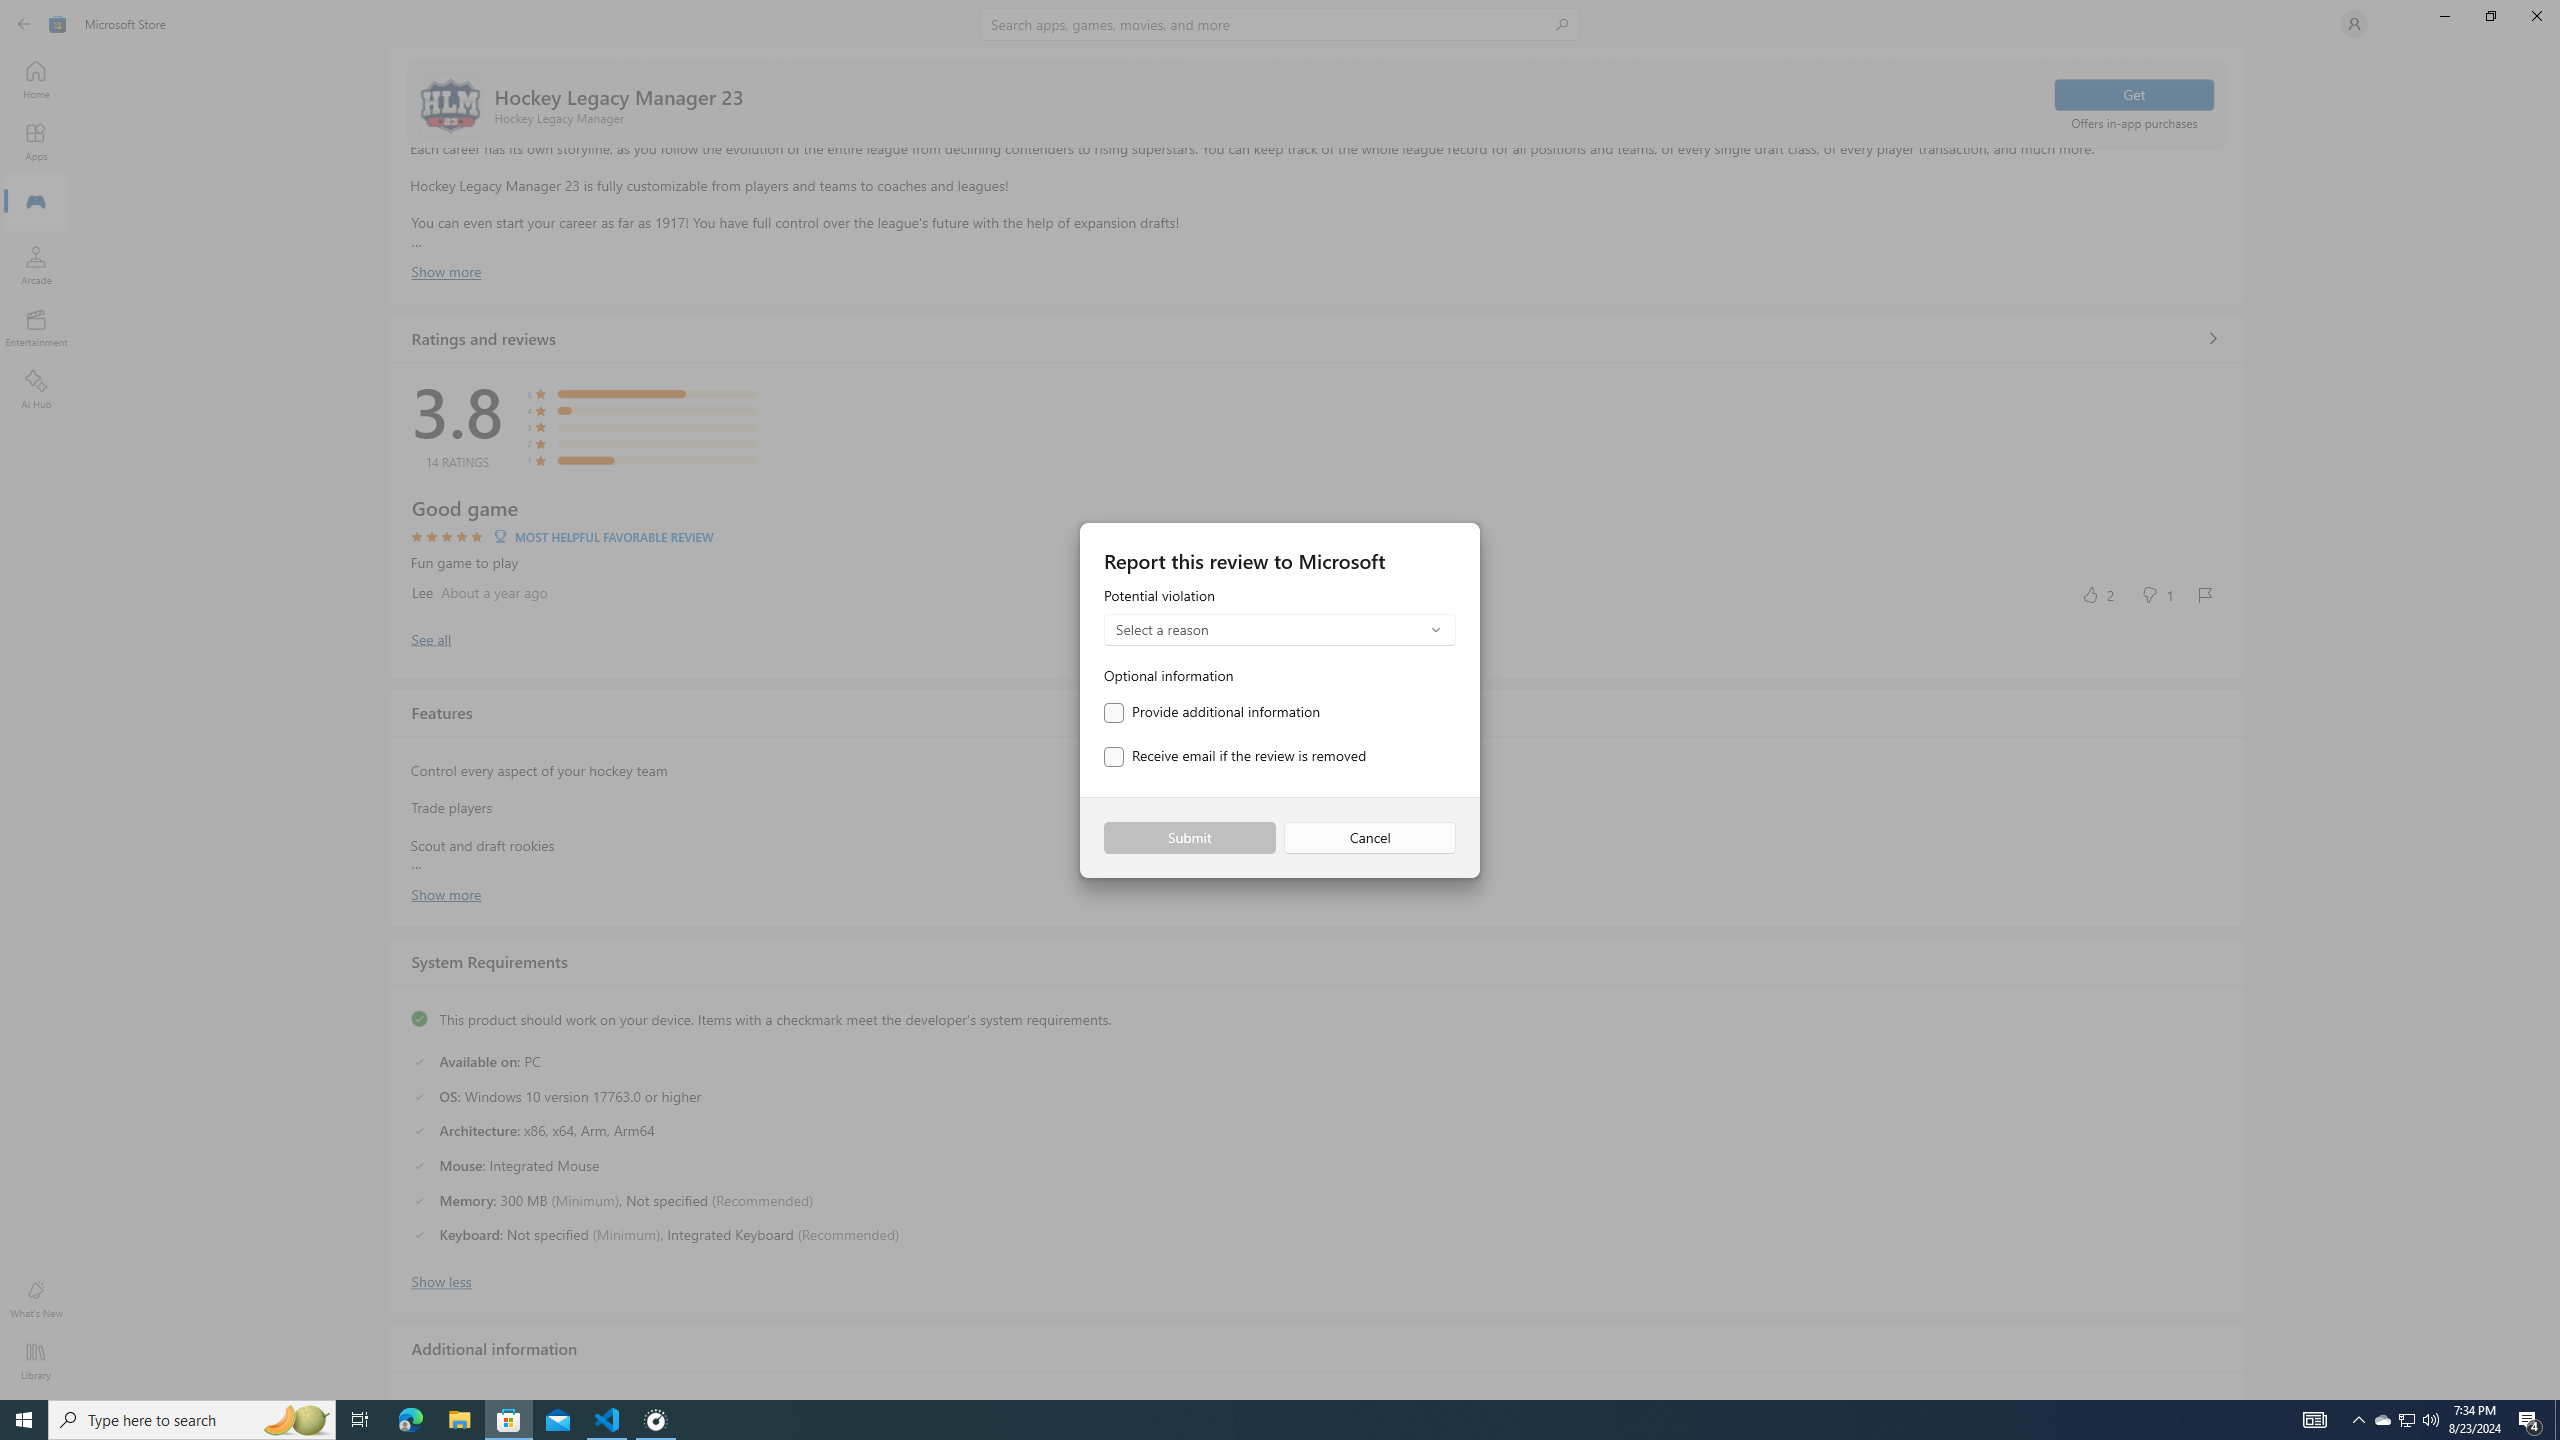  What do you see at coordinates (2156, 593) in the screenshot?
I see `'No, this was not helpful. 1 votes.'` at bounding box center [2156, 593].